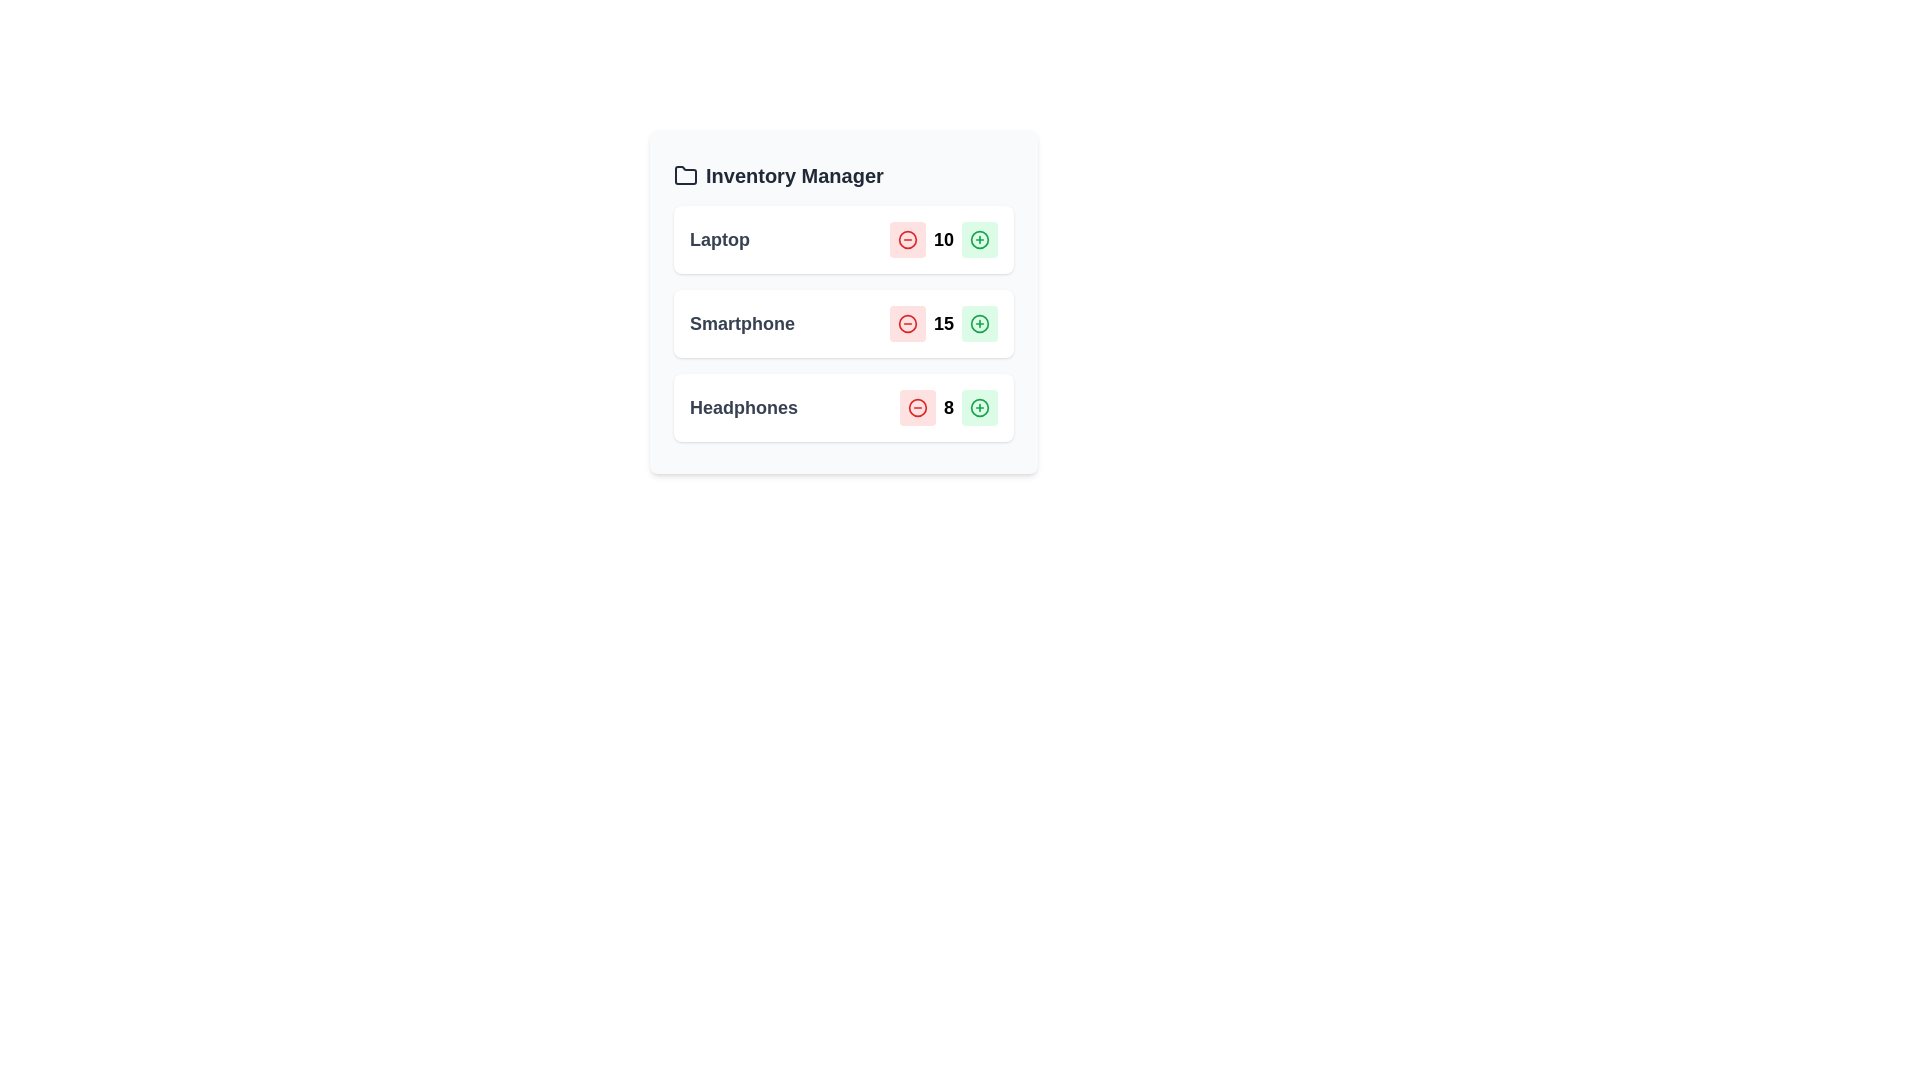 Image resolution: width=1920 pixels, height=1080 pixels. What do you see at coordinates (720, 238) in the screenshot?
I see `the item with name Laptop` at bounding box center [720, 238].